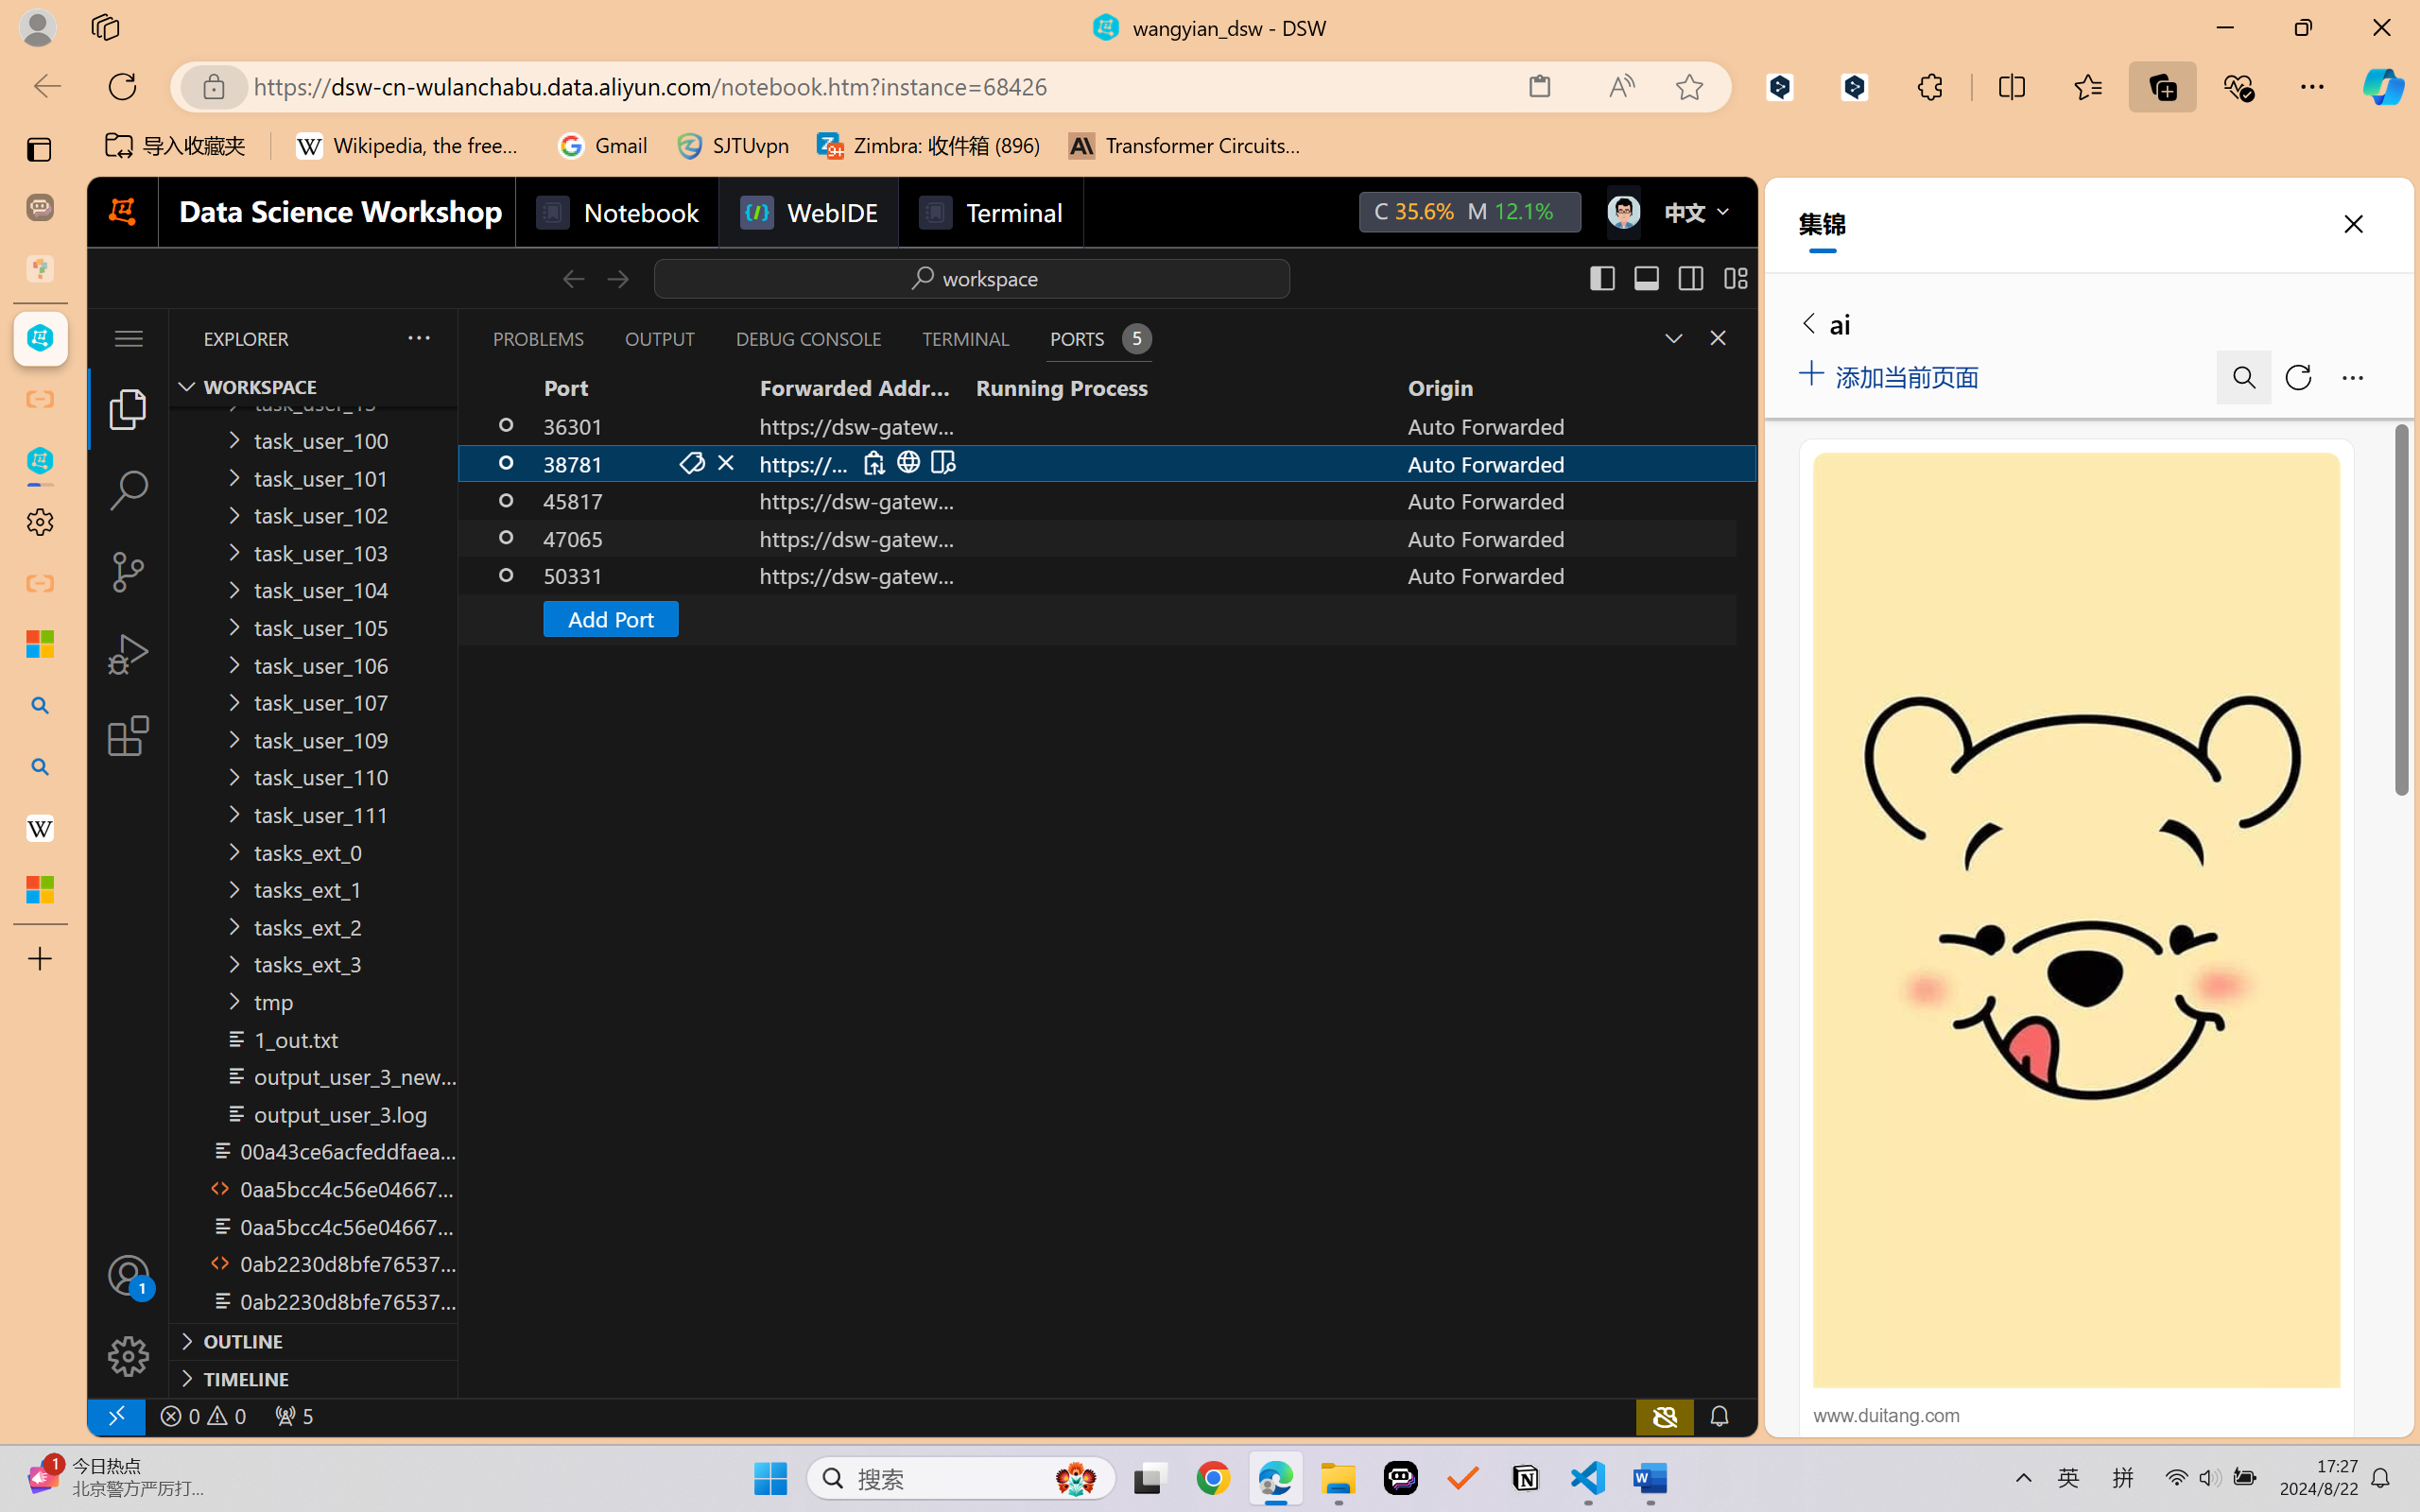  Describe the element at coordinates (615, 277) in the screenshot. I see `'Go Forward (Alt+RightArrow)'` at that location.